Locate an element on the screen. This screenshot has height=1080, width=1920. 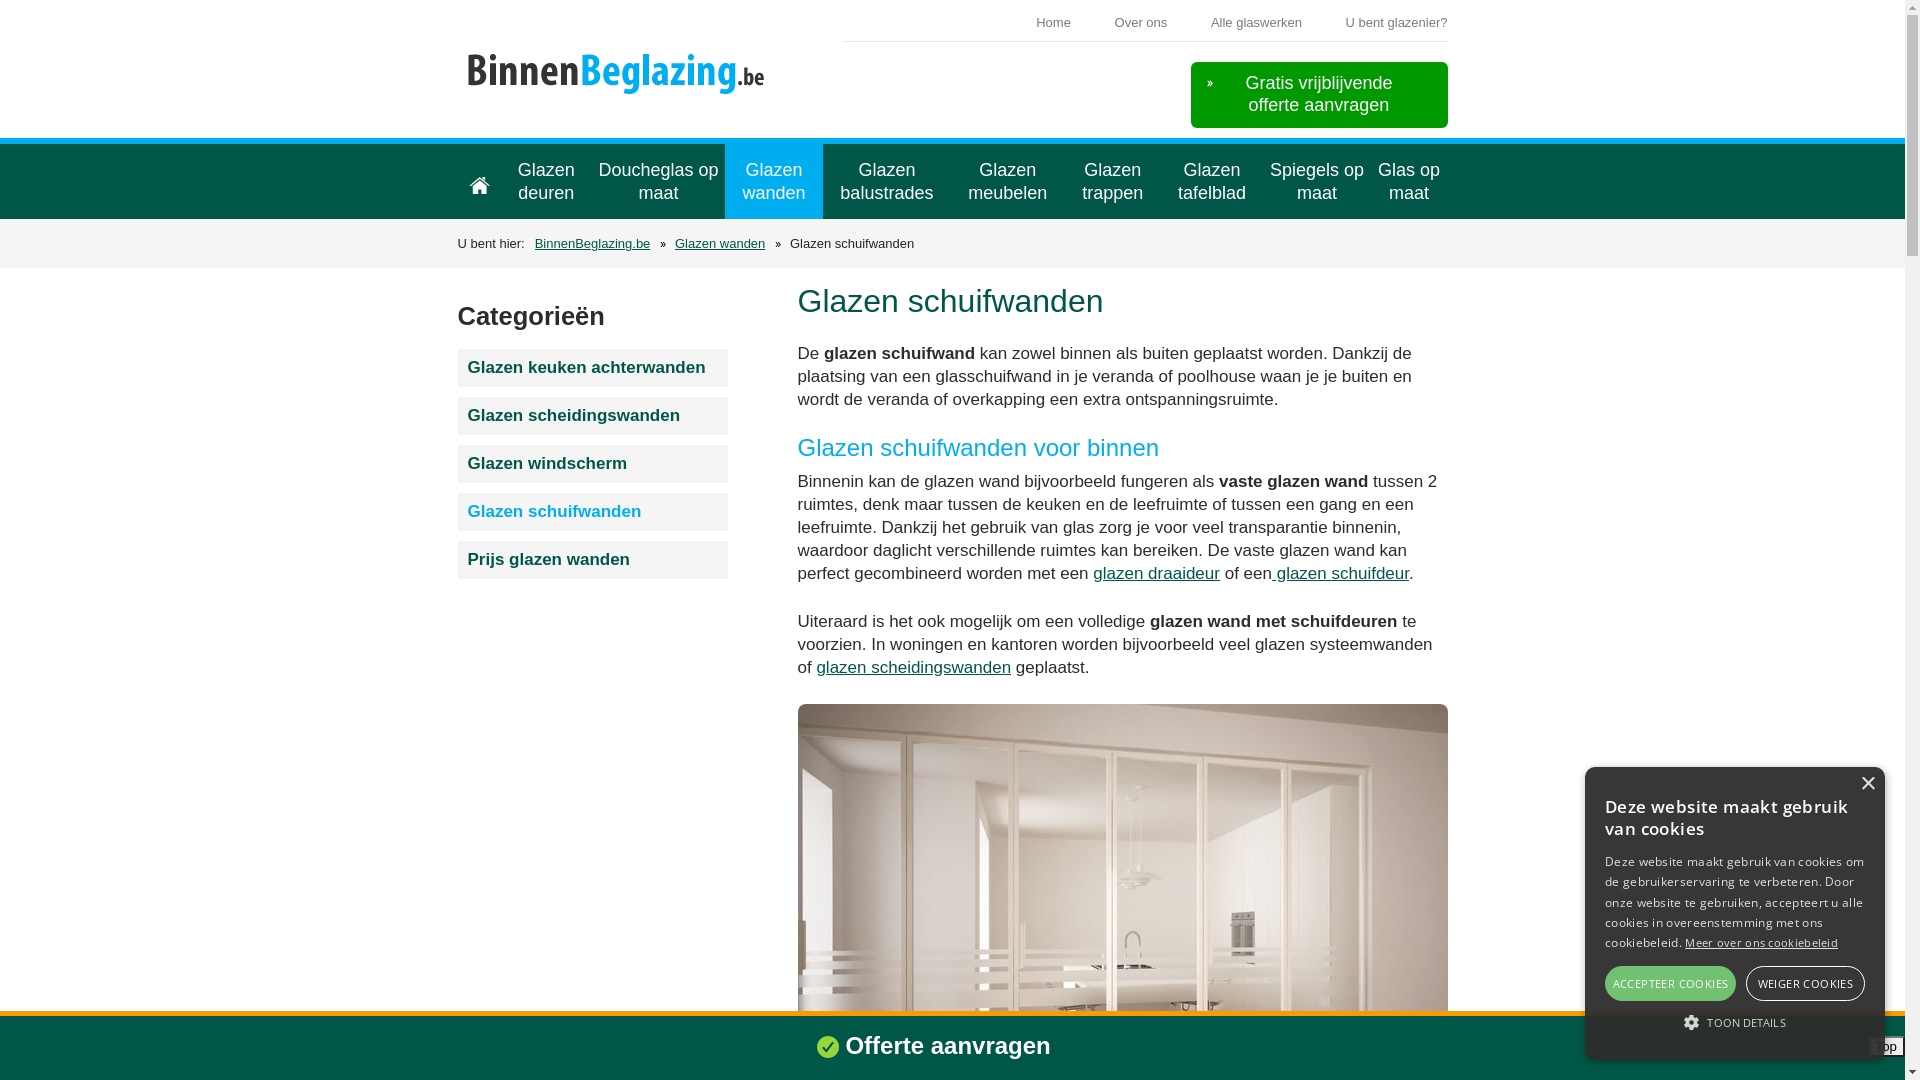
'Top' is located at coordinates (1885, 1045).